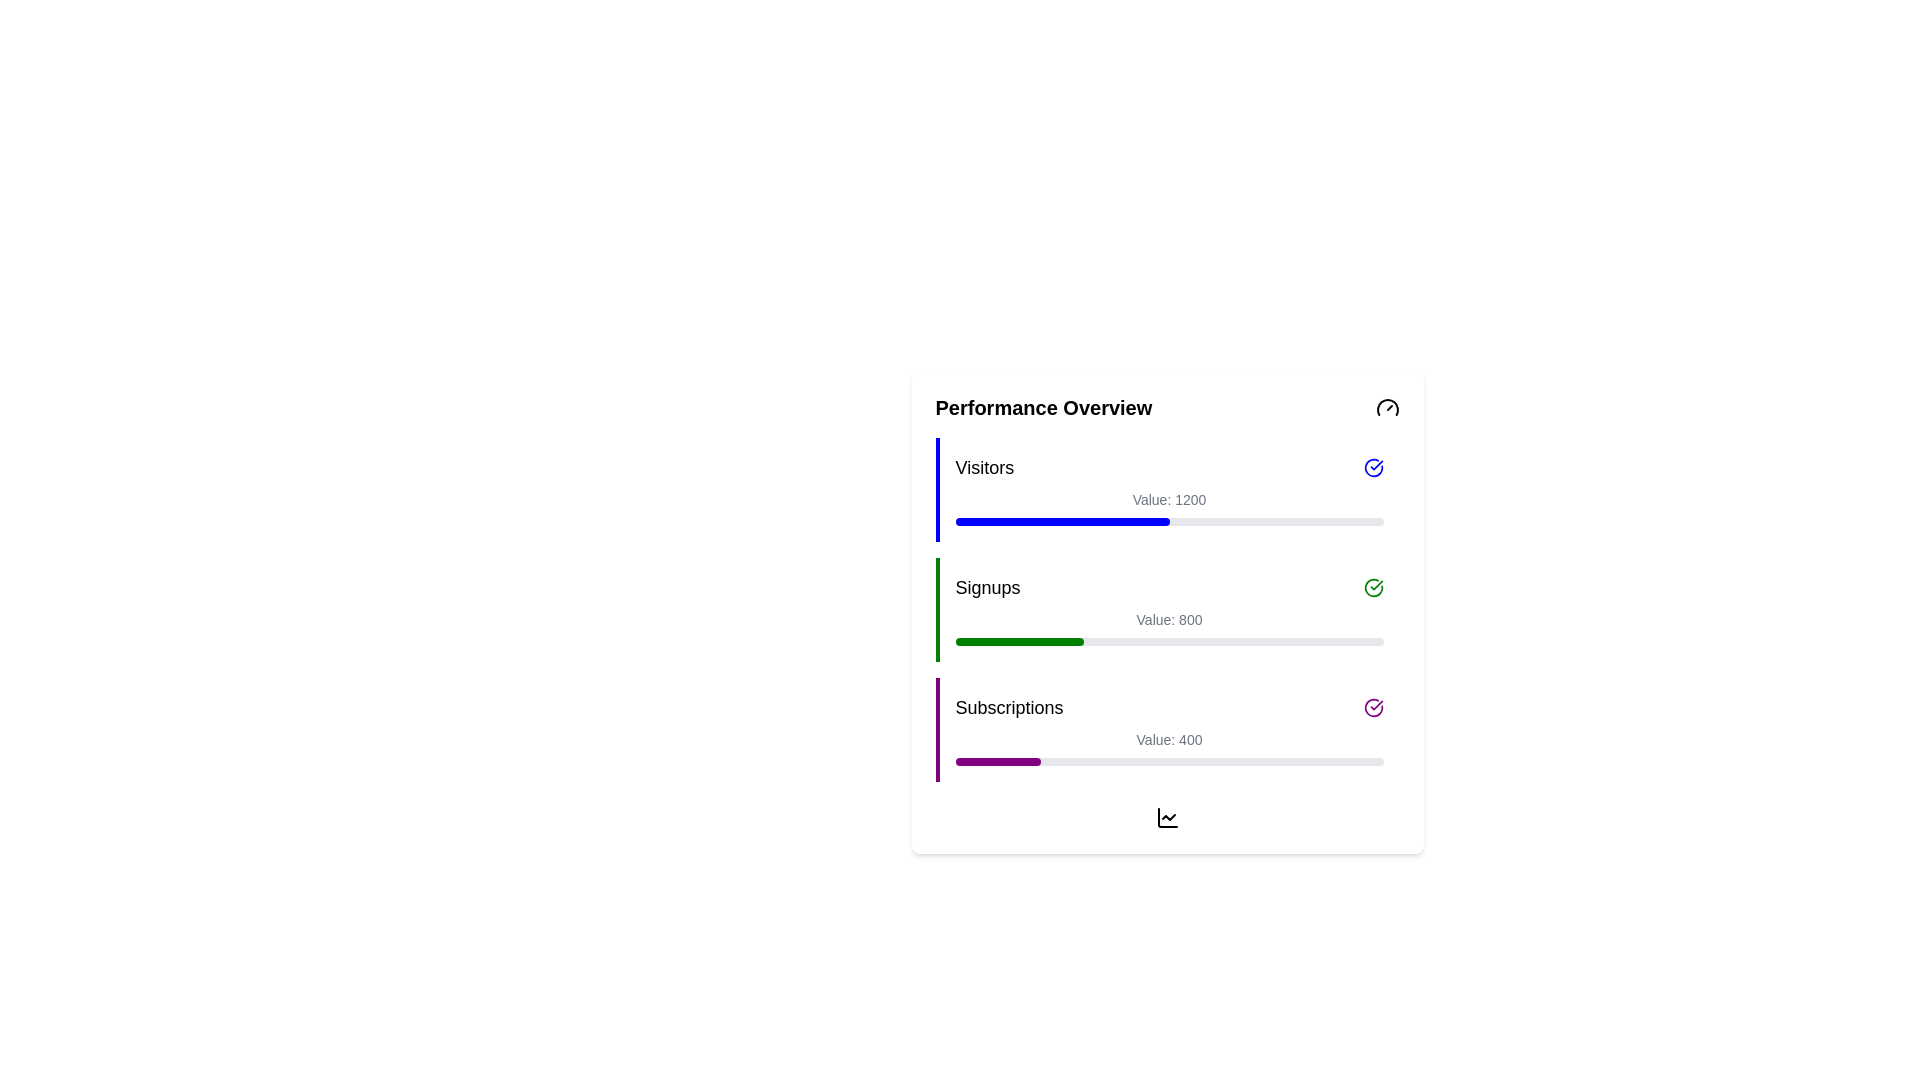  What do you see at coordinates (1167, 729) in the screenshot?
I see `the Data Visualization Card labeled 'Subscriptions', which displays the numerical value '400' and is located below the 'Visitors' and 'Signups' sections in the 'Performance Overview' card` at bounding box center [1167, 729].